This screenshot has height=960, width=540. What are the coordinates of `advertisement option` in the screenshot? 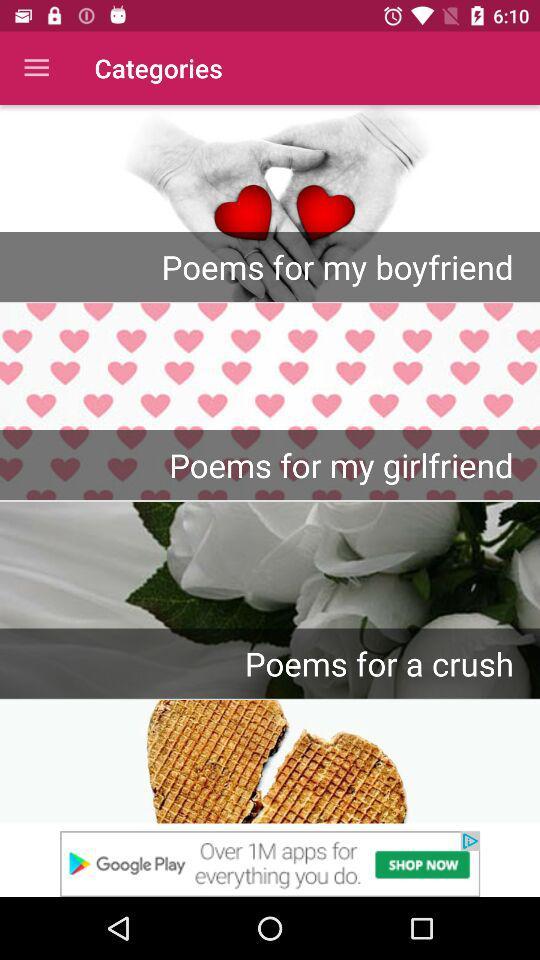 It's located at (270, 863).